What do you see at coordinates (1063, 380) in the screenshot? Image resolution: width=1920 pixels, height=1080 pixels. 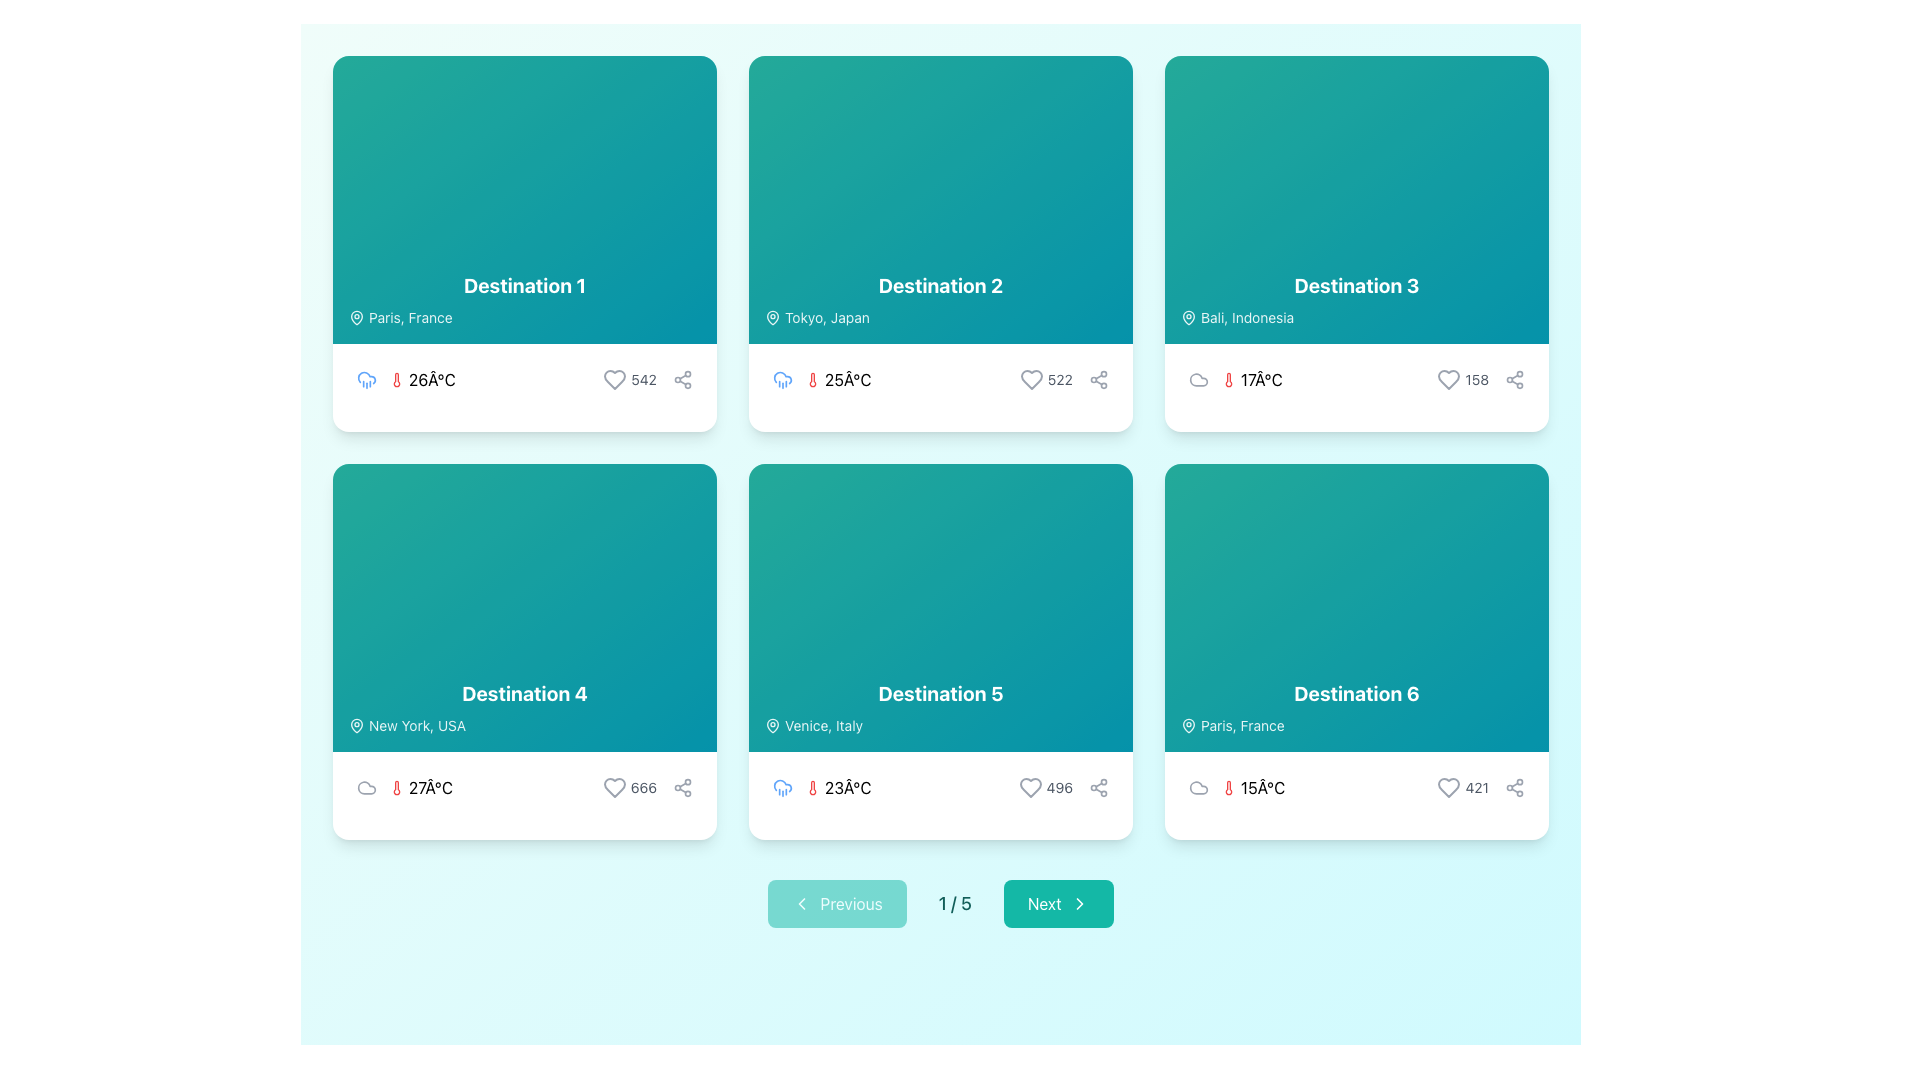 I see `the Text Indicator displaying likes for the second card of 'Destination 2', located at the bottom right corner adjacent to the share icon and heart icon` at bounding box center [1063, 380].